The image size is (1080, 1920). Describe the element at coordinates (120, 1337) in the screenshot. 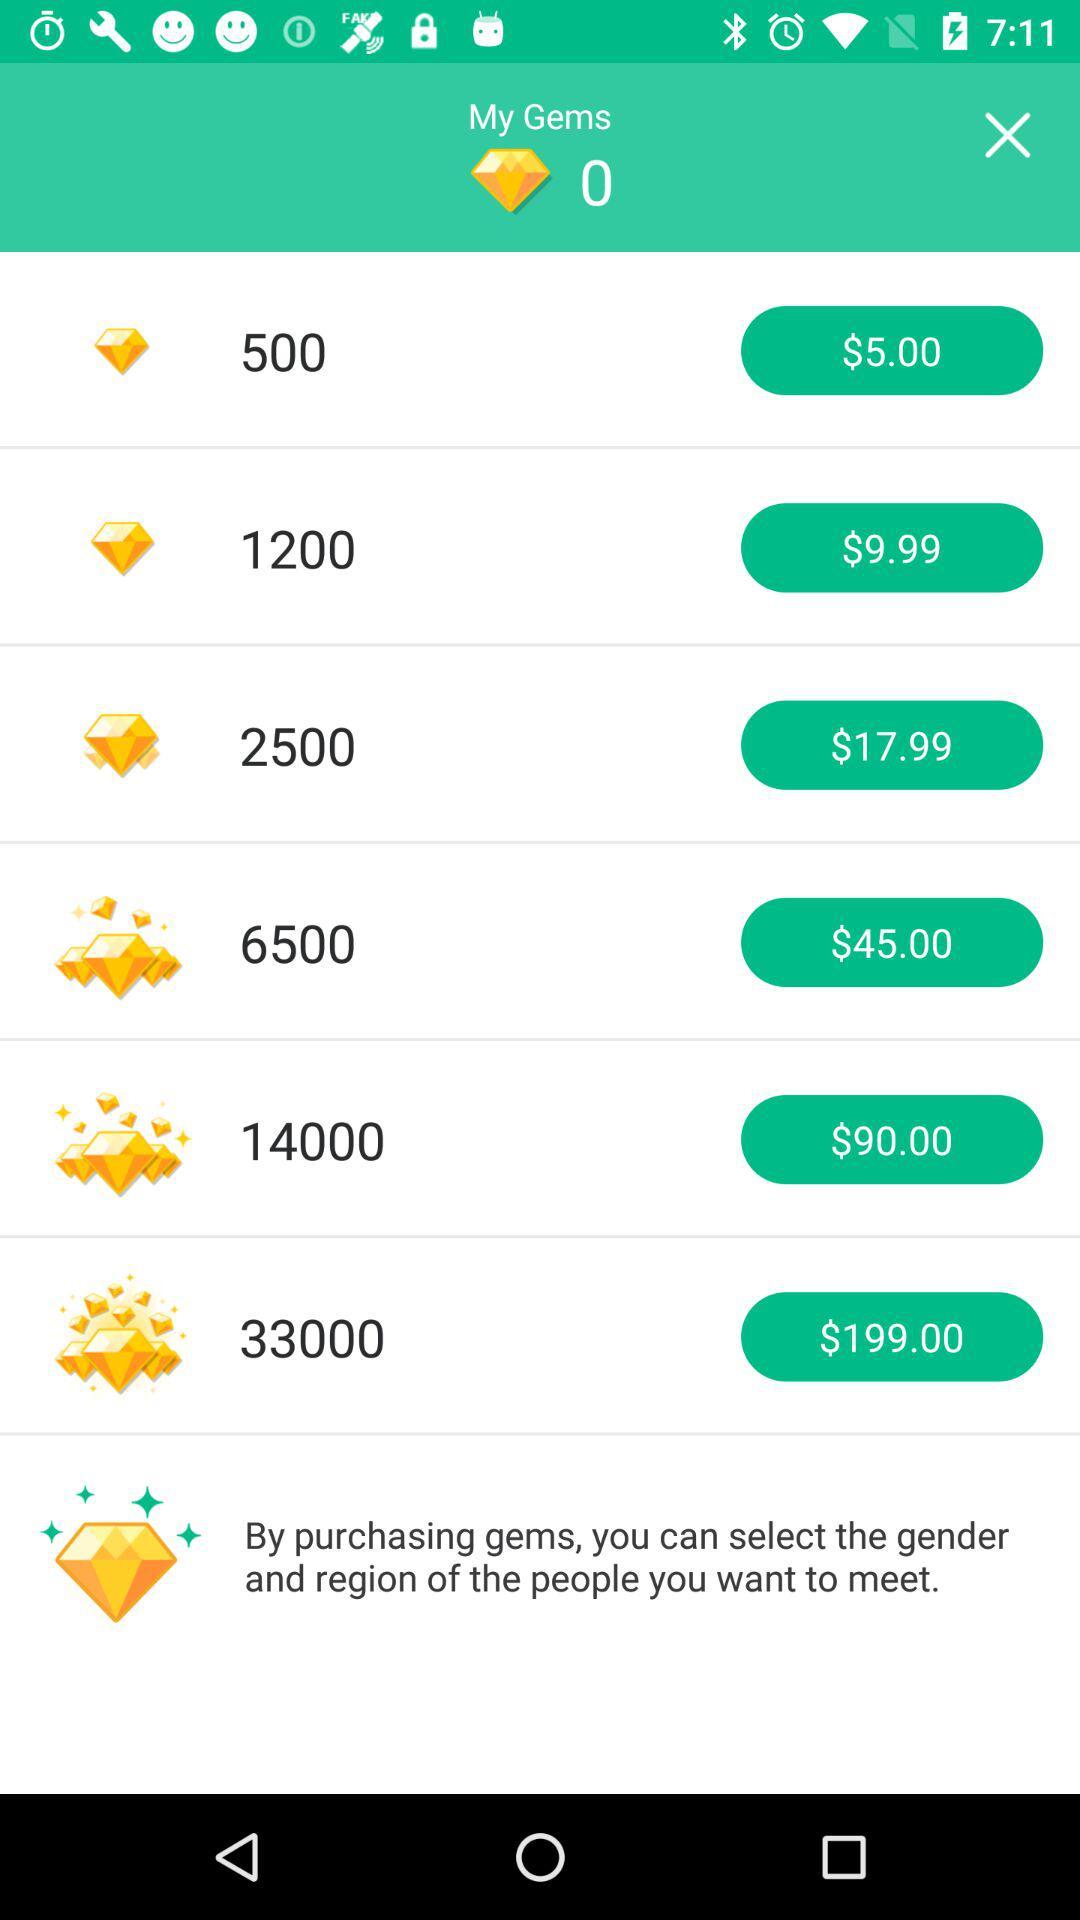

I see `image left to 33000` at that location.